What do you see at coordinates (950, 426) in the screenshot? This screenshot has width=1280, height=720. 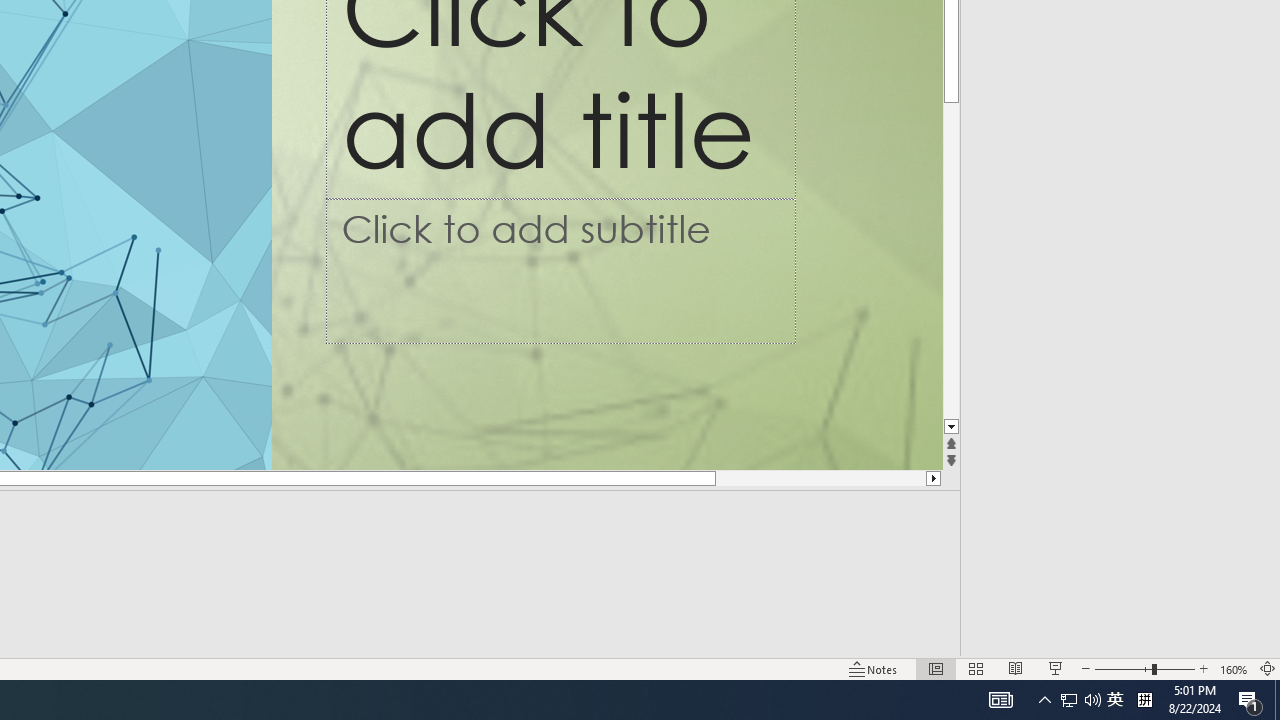 I see `'Line down'` at bounding box center [950, 426].